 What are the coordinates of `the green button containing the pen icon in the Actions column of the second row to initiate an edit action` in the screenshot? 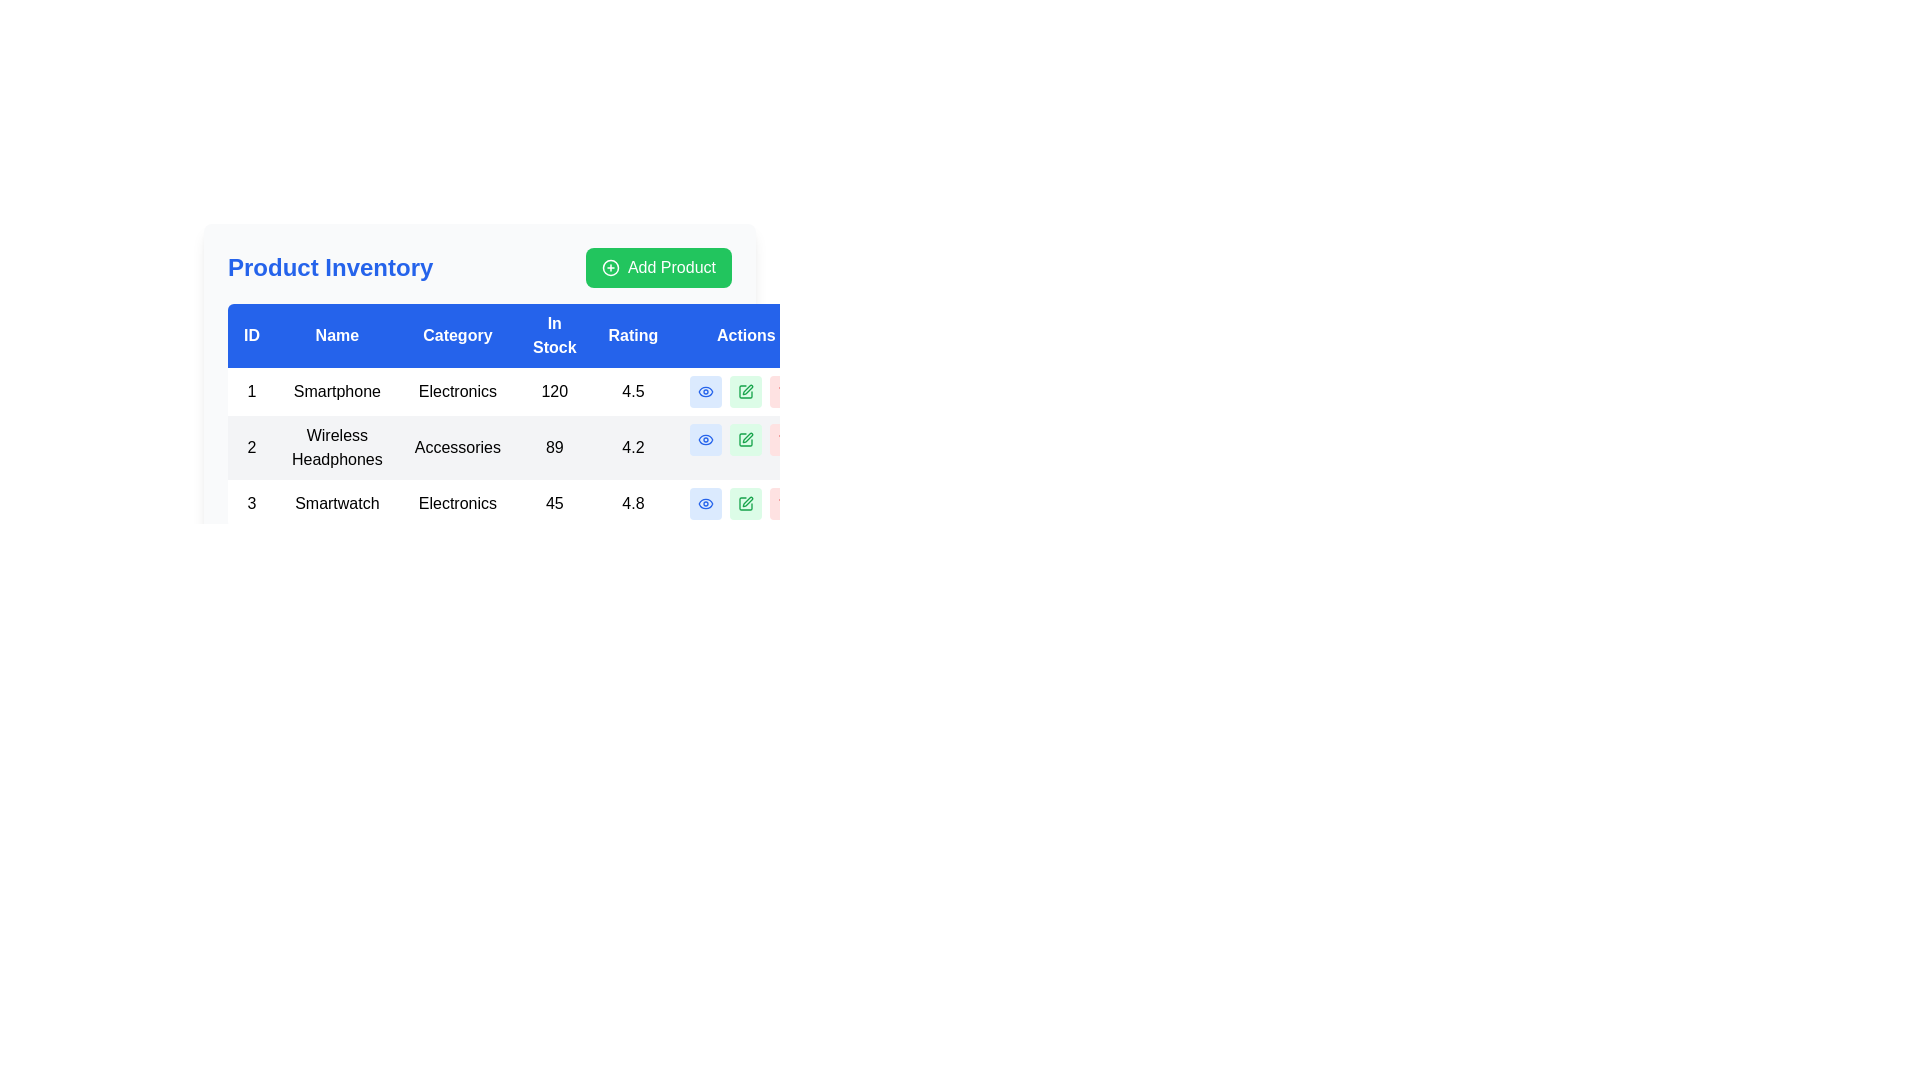 It's located at (744, 438).